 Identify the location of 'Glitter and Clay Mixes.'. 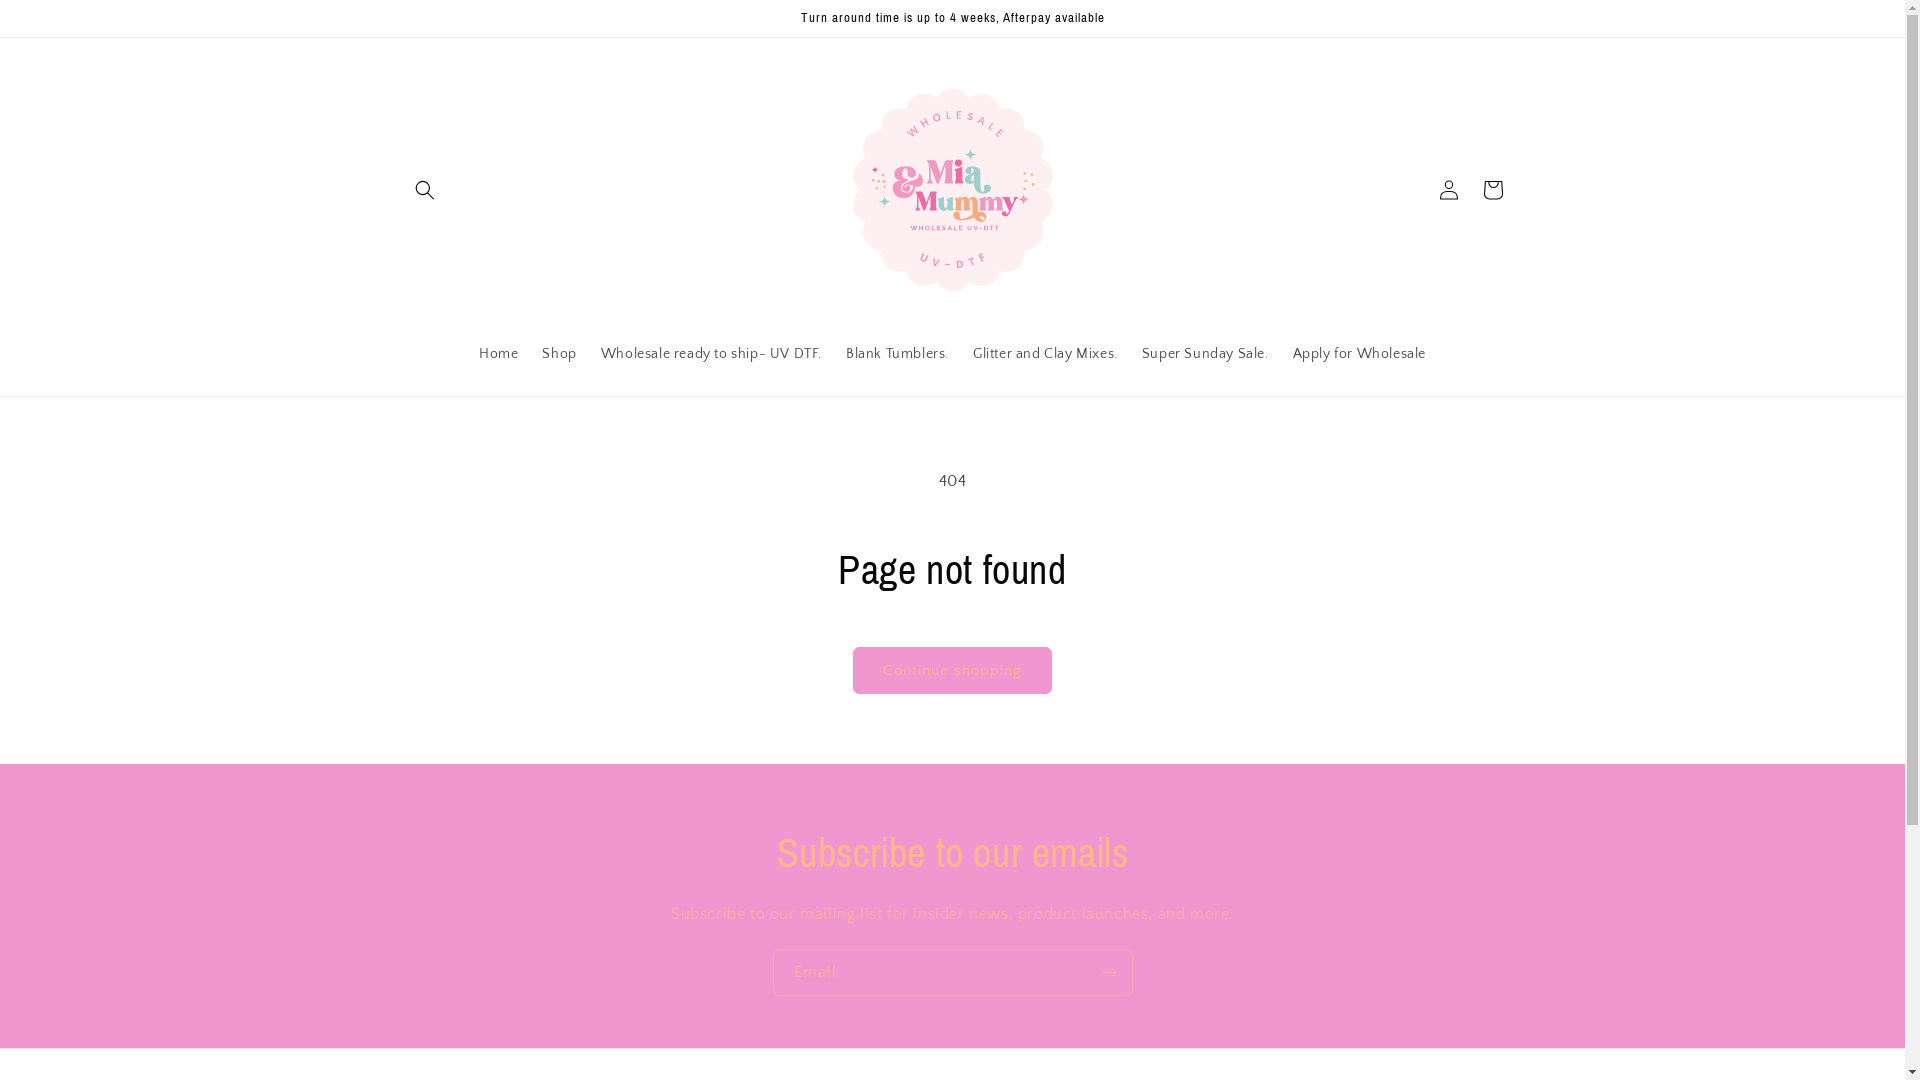
(1044, 353).